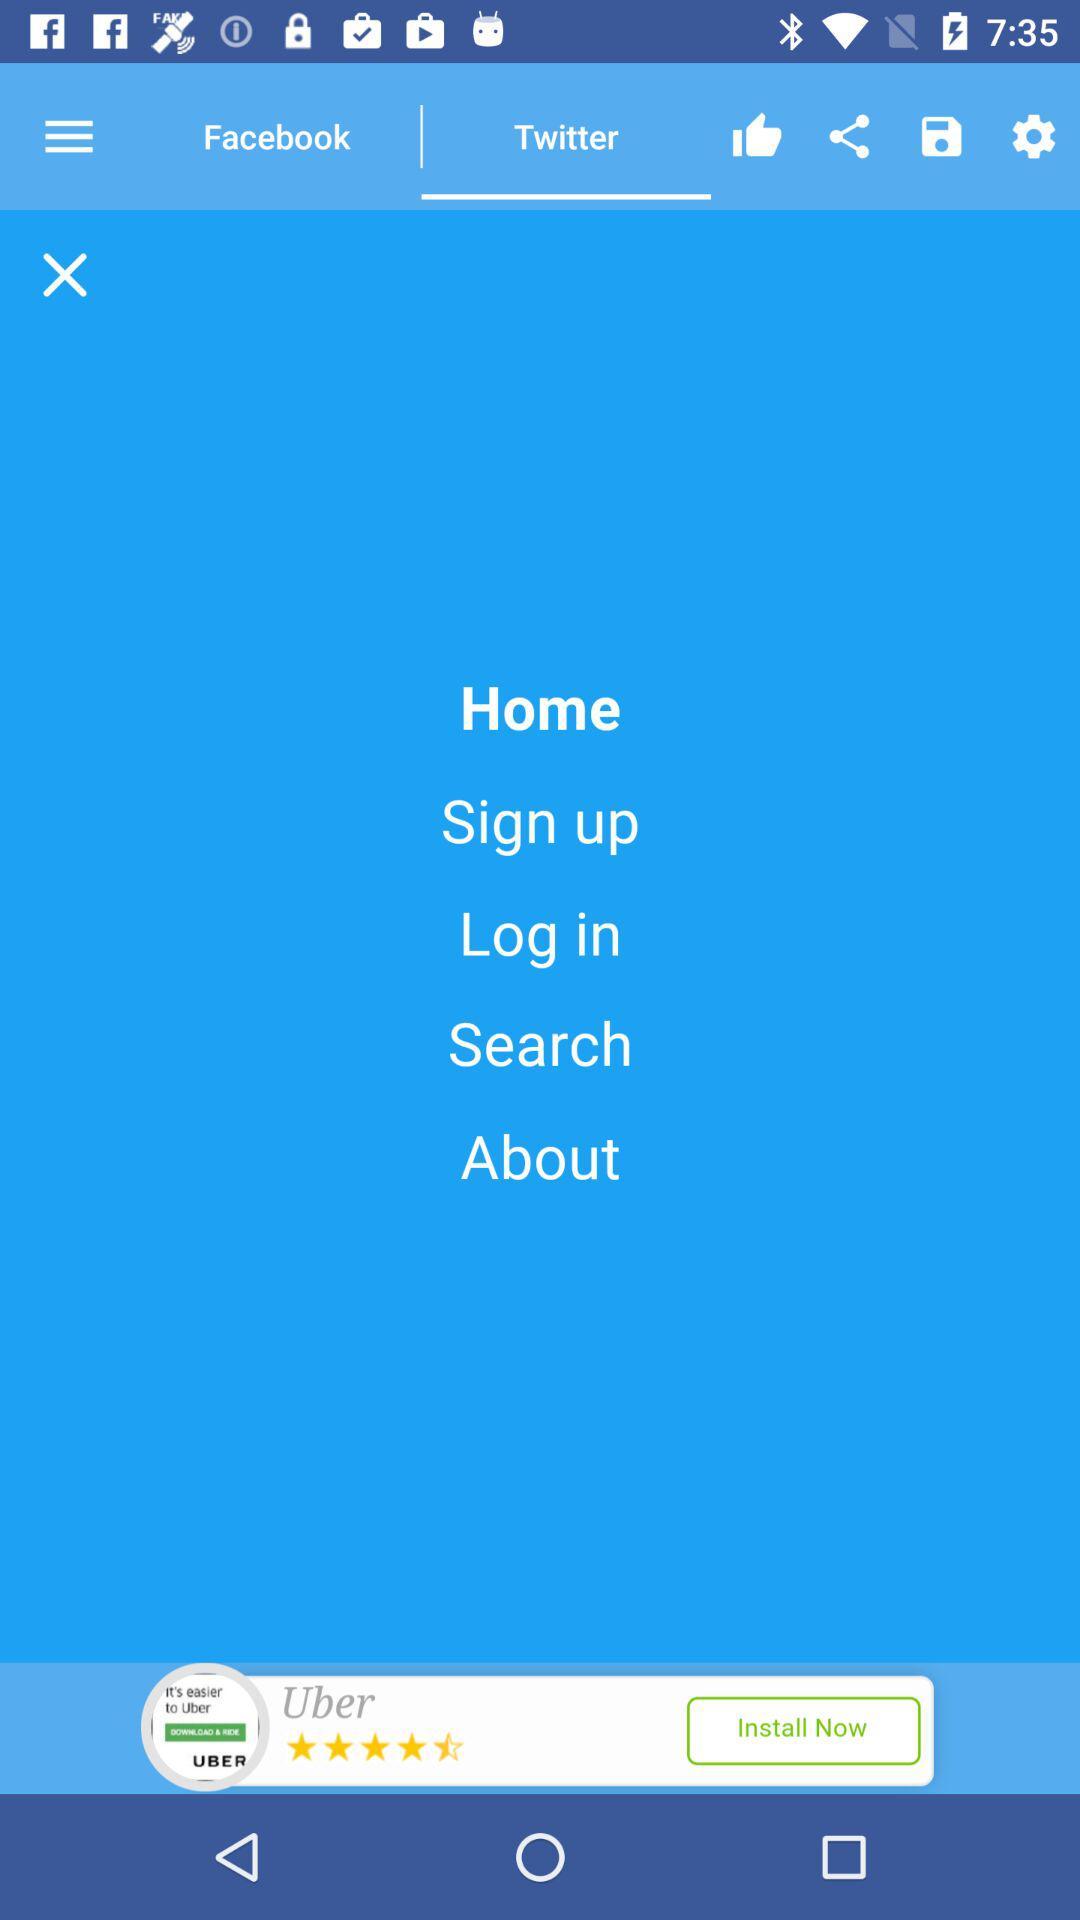  I want to click on upvote, so click(757, 135).